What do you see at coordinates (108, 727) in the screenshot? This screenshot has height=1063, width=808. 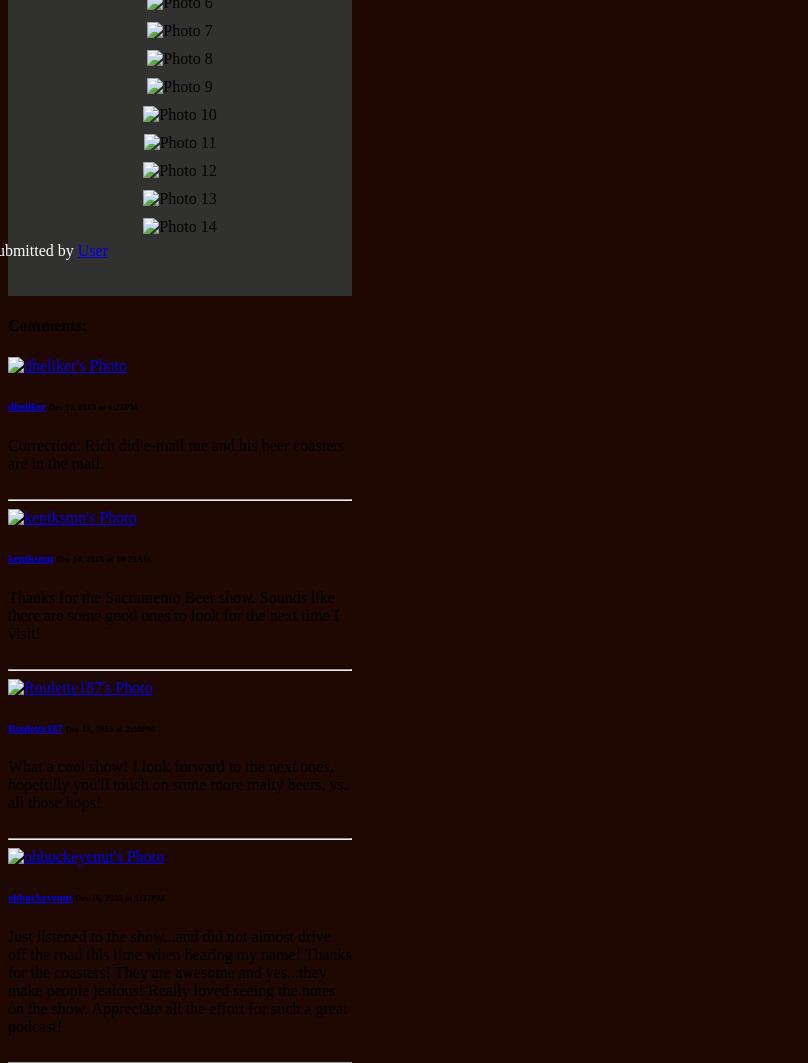 I see `'Dec 15, 2015 at  2:36PM'` at bounding box center [108, 727].